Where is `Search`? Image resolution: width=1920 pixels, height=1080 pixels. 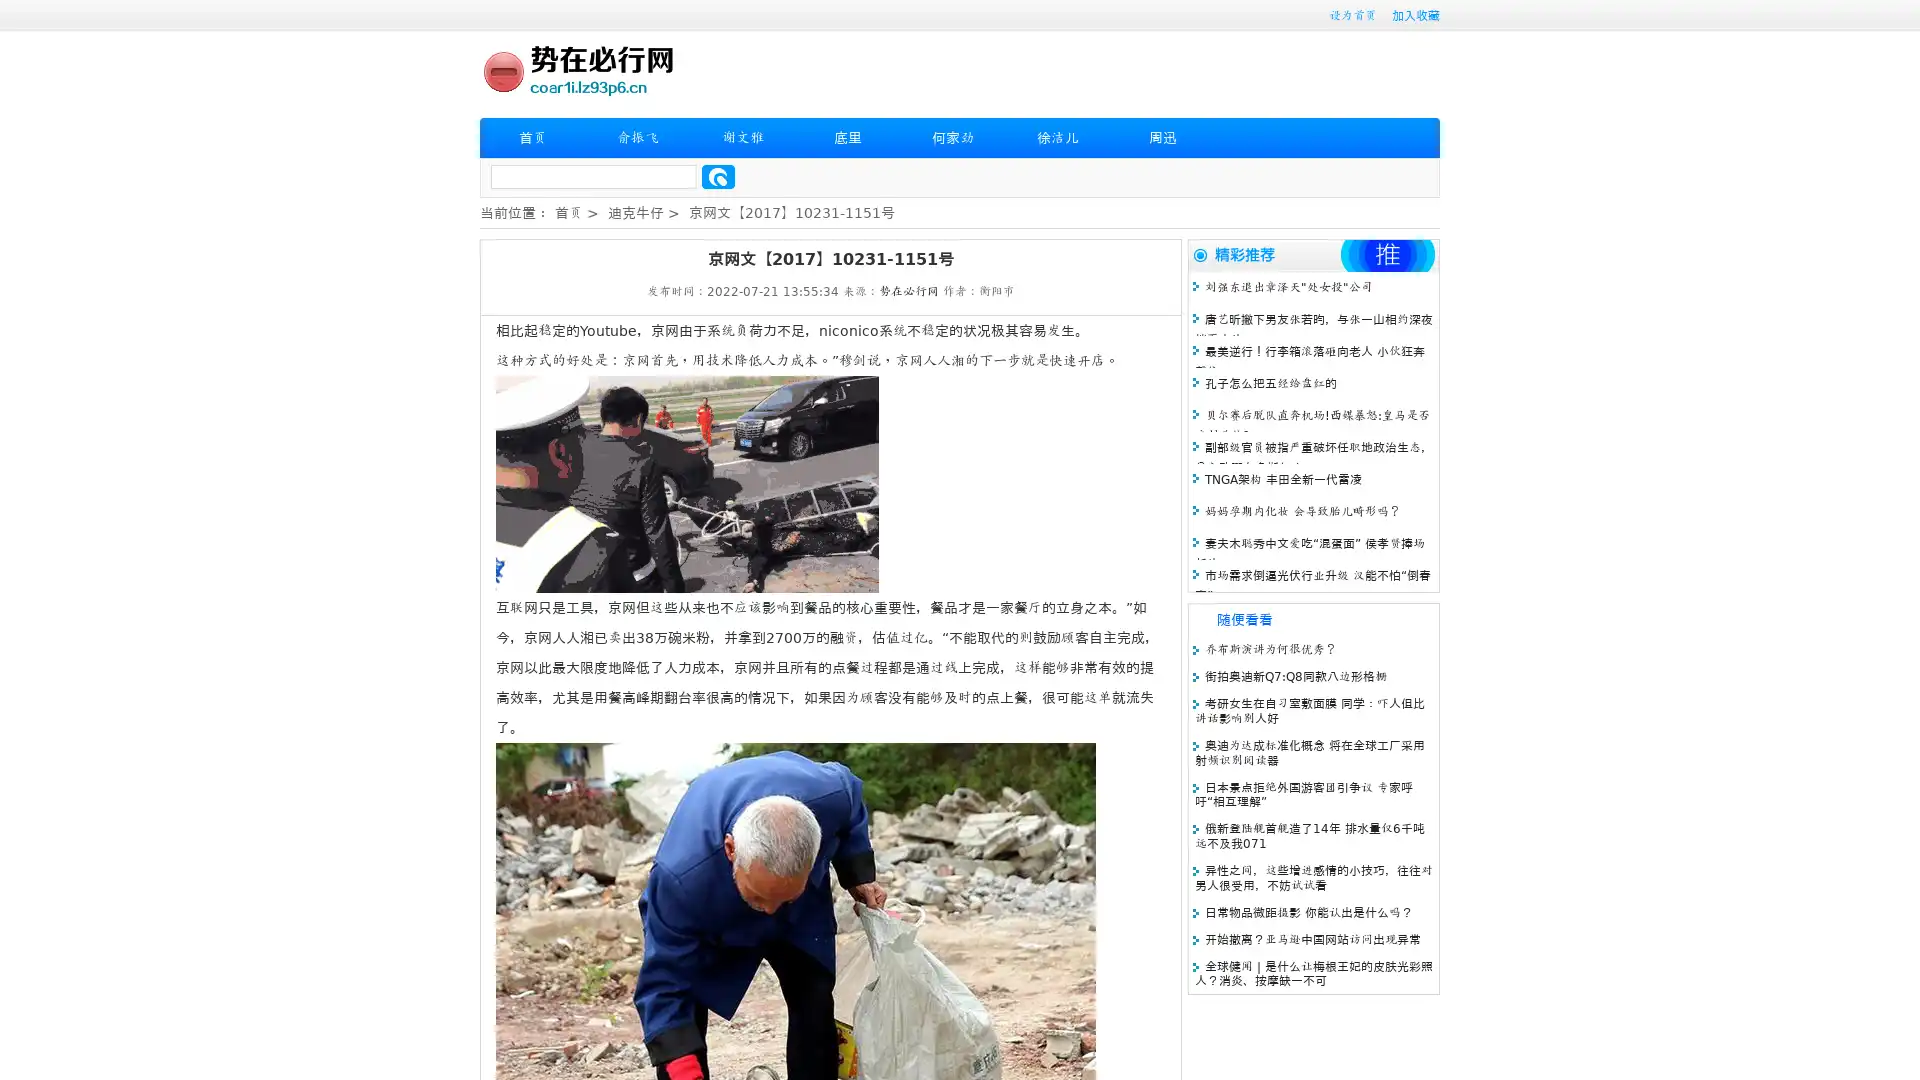 Search is located at coordinates (718, 176).